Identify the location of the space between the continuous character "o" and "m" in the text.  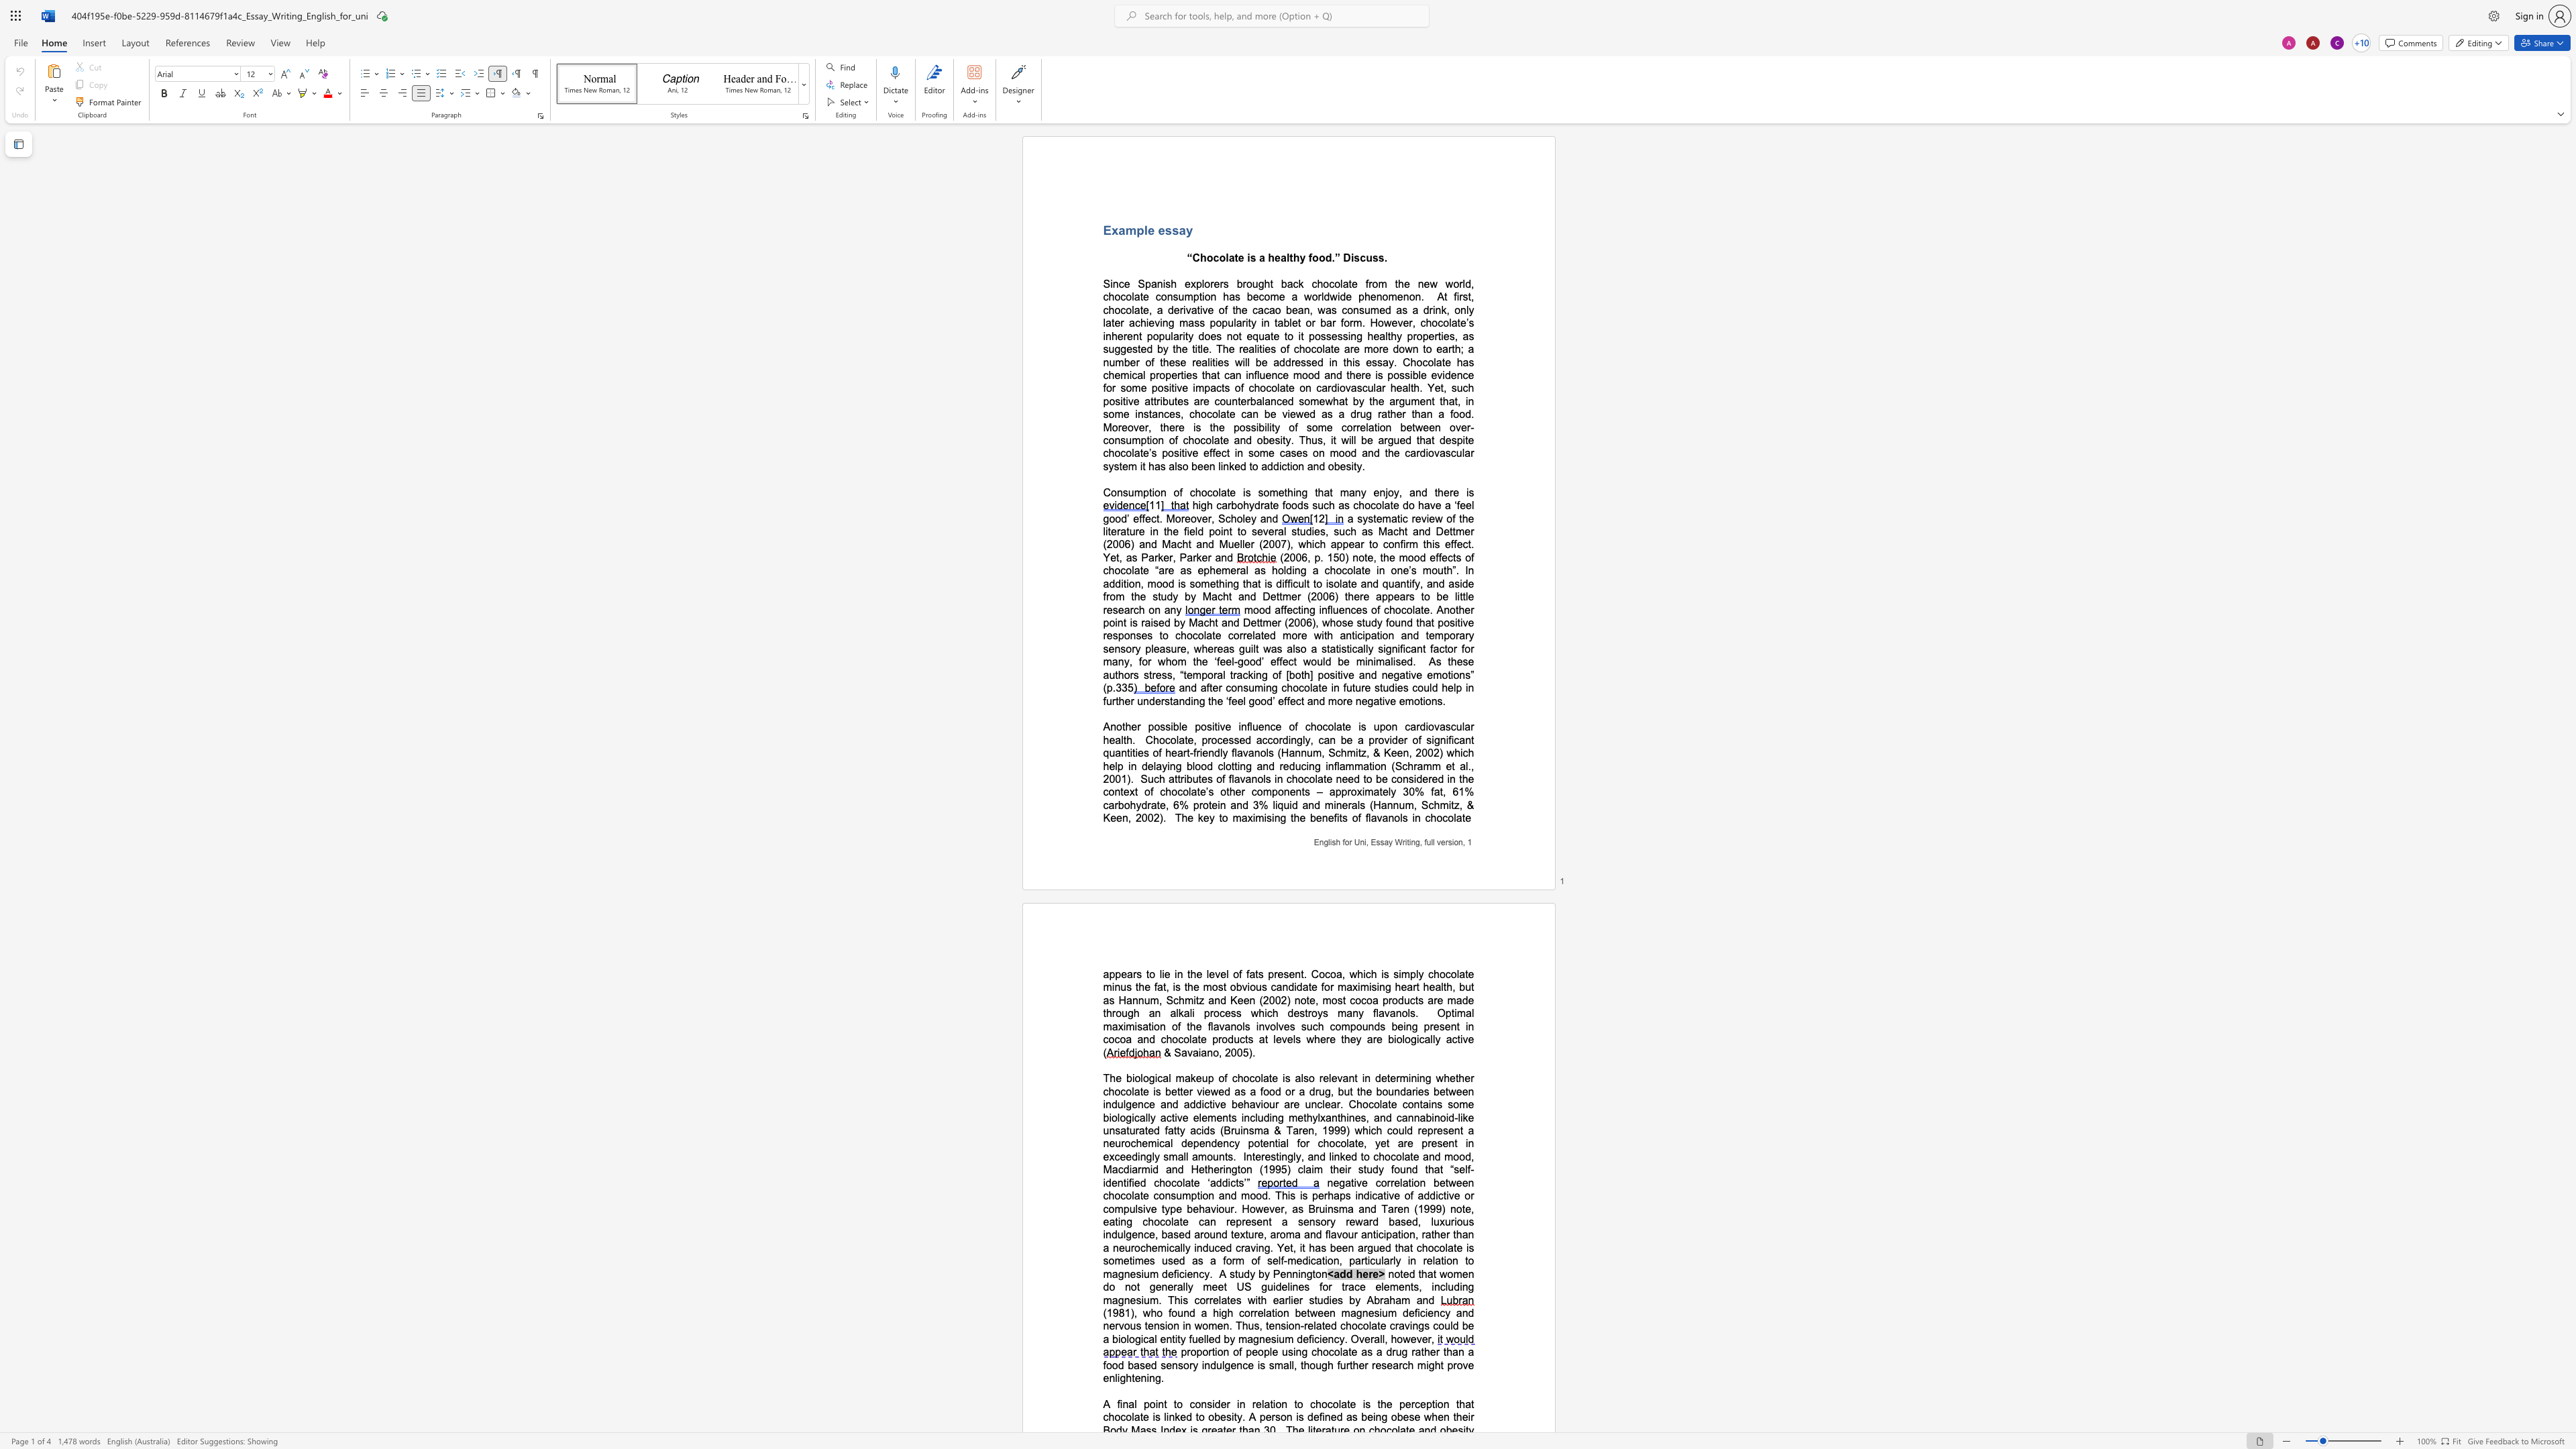
(1269, 492).